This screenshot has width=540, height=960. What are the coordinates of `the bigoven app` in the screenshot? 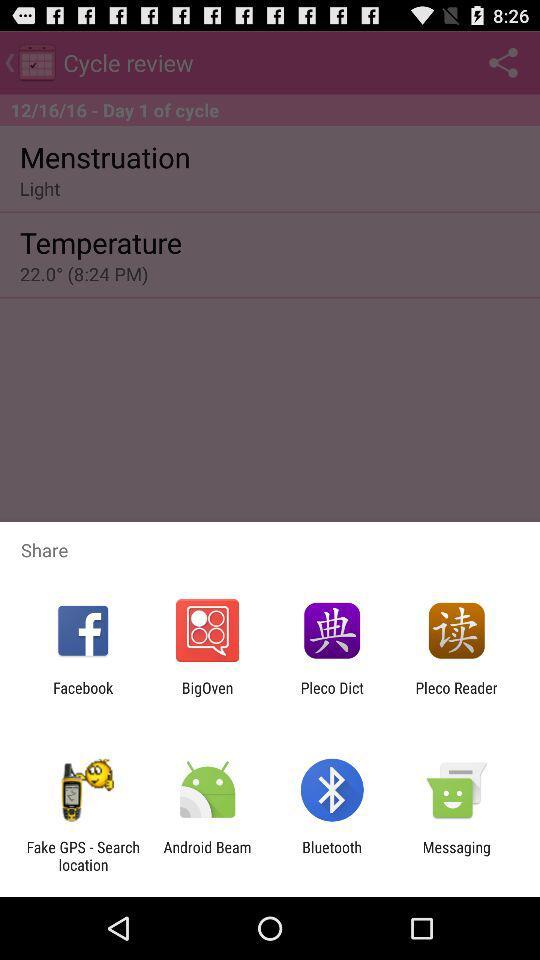 It's located at (206, 696).